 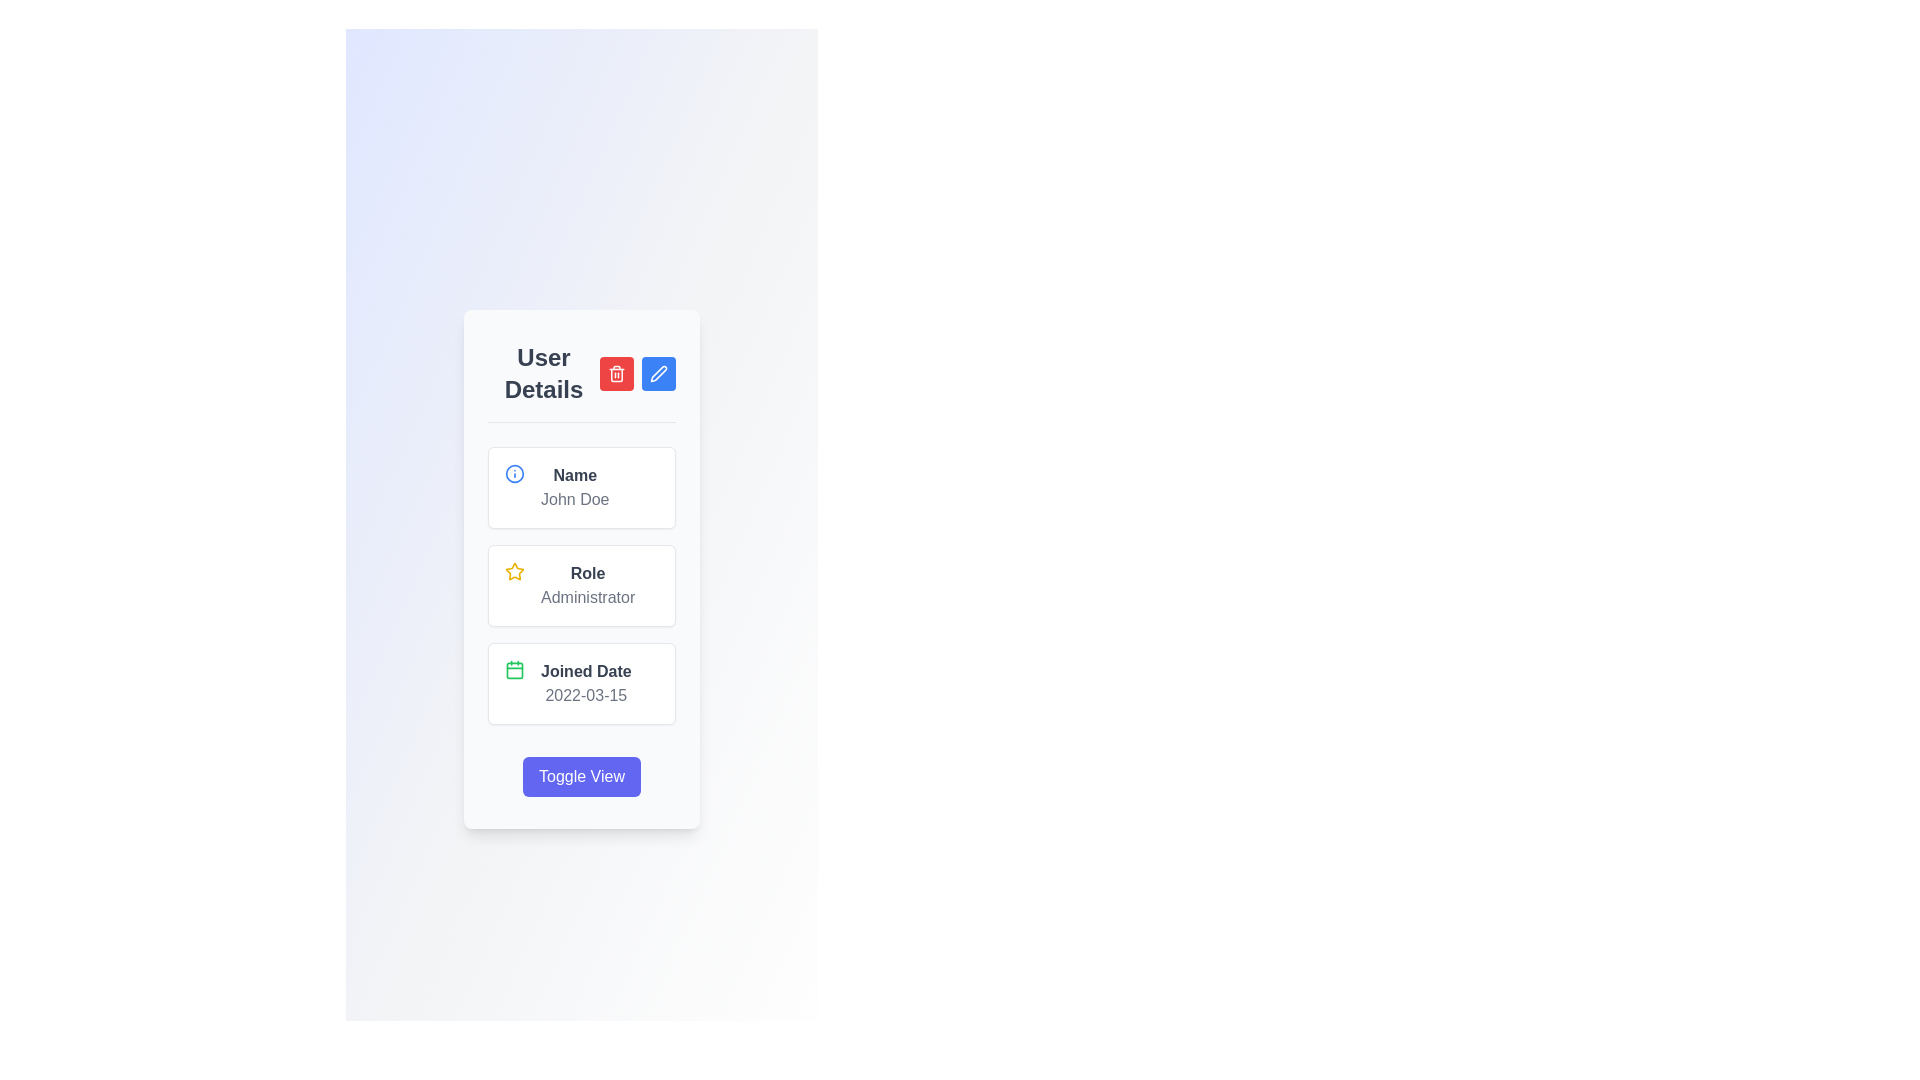 I want to click on the delete button located in the 'User Details' card, positioned to the left of a blue pencil icon button, so click(x=616, y=373).